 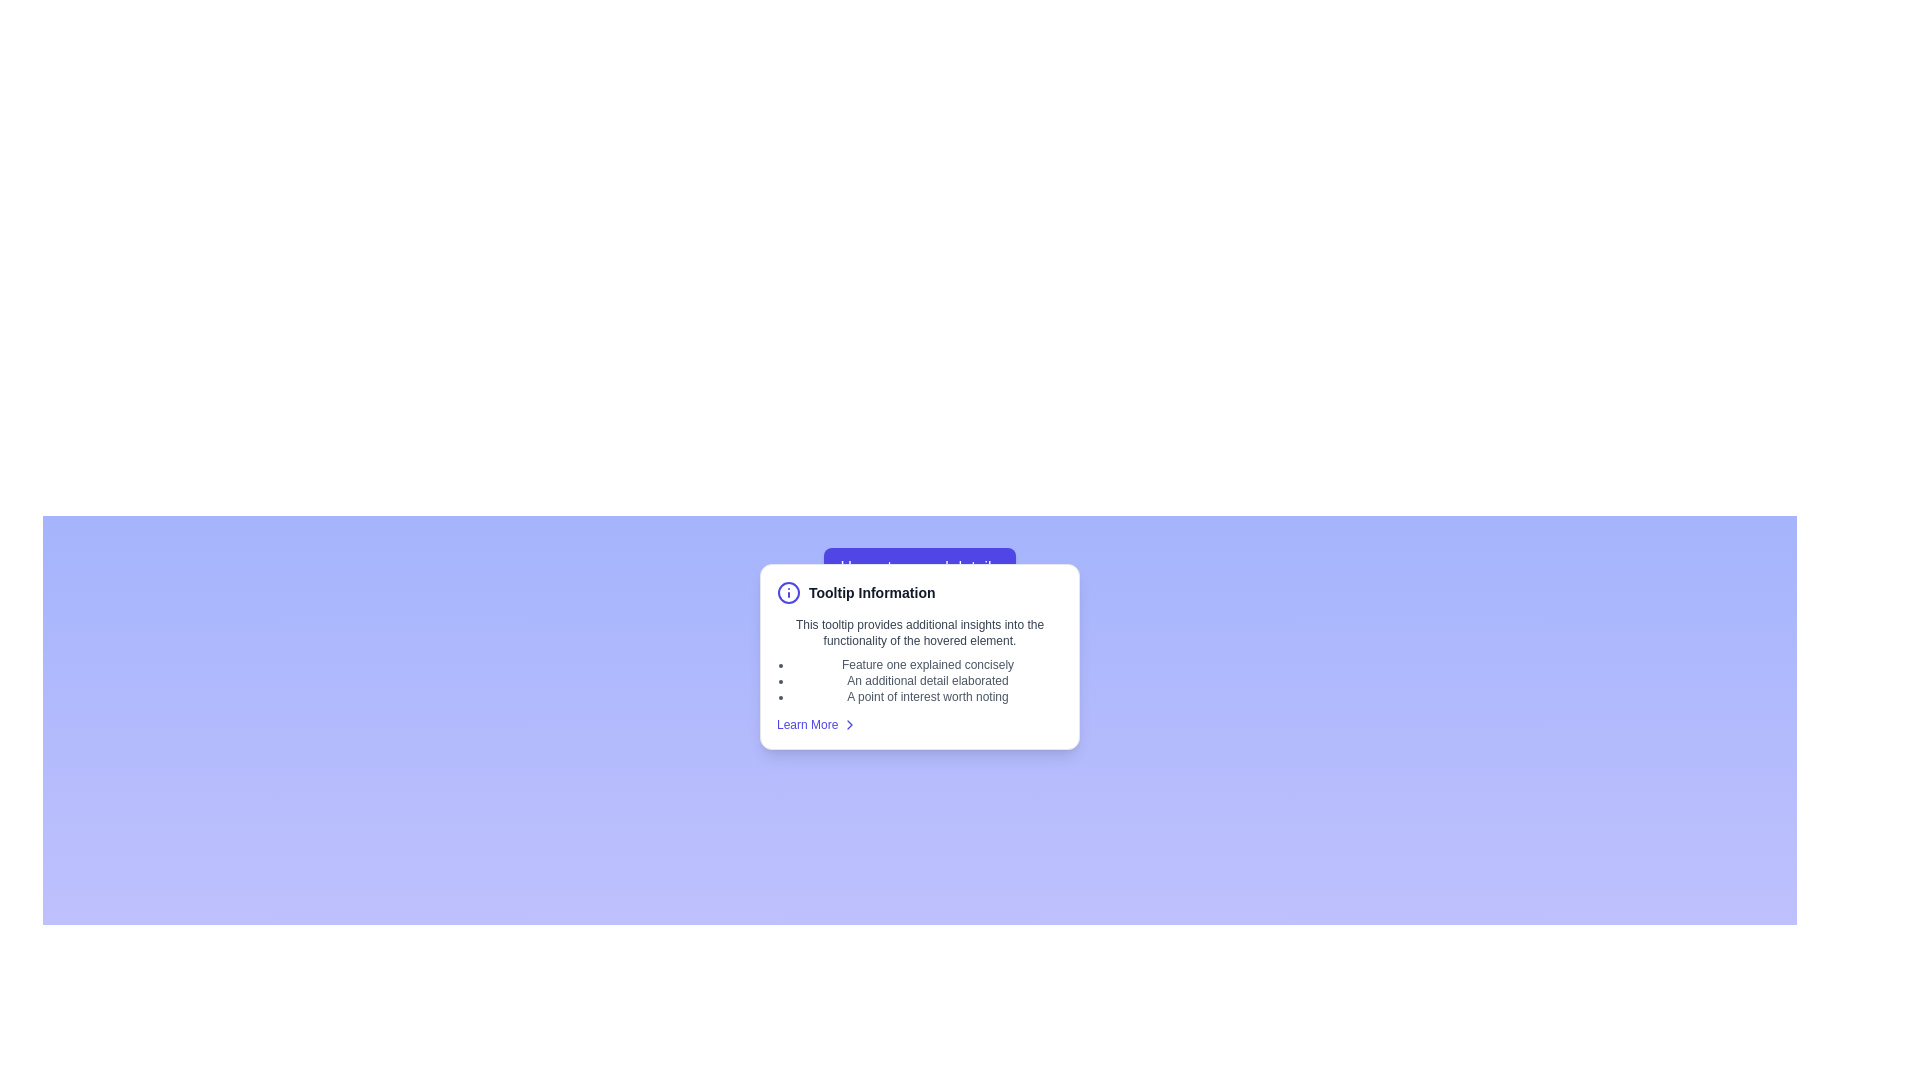 I want to click on text of the third item in the vertically arranged bulleted list within the tooltip, located towards the bottom of the tooltip box, so click(x=926, y=696).